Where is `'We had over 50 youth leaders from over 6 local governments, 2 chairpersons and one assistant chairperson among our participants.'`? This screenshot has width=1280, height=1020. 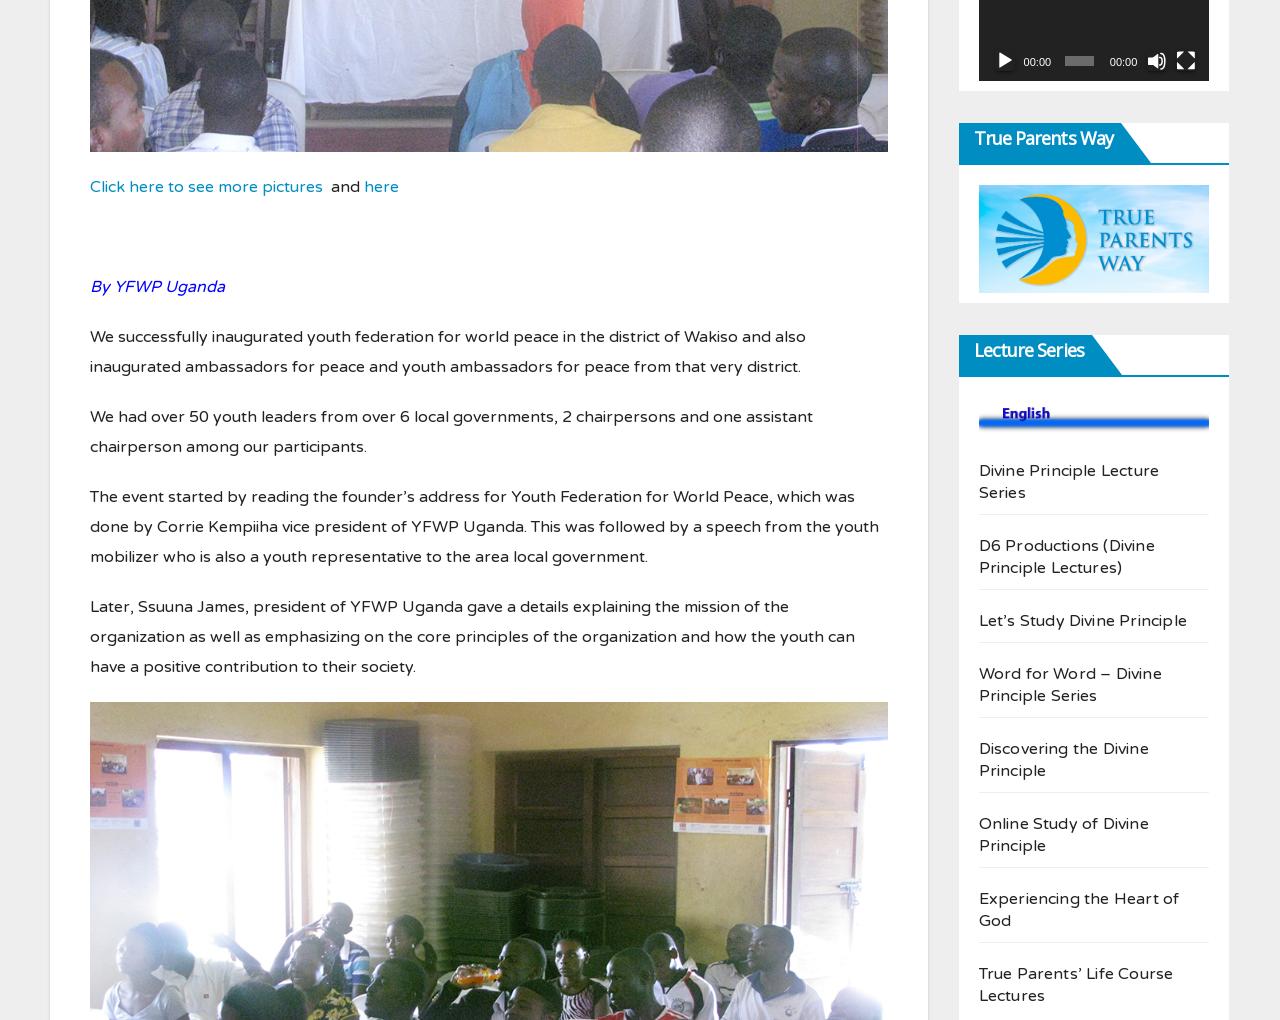 'We had over 50 youth leaders from over 6 local governments, 2 chairpersons and one assistant chairperson among our participants.' is located at coordinates (88, 429).